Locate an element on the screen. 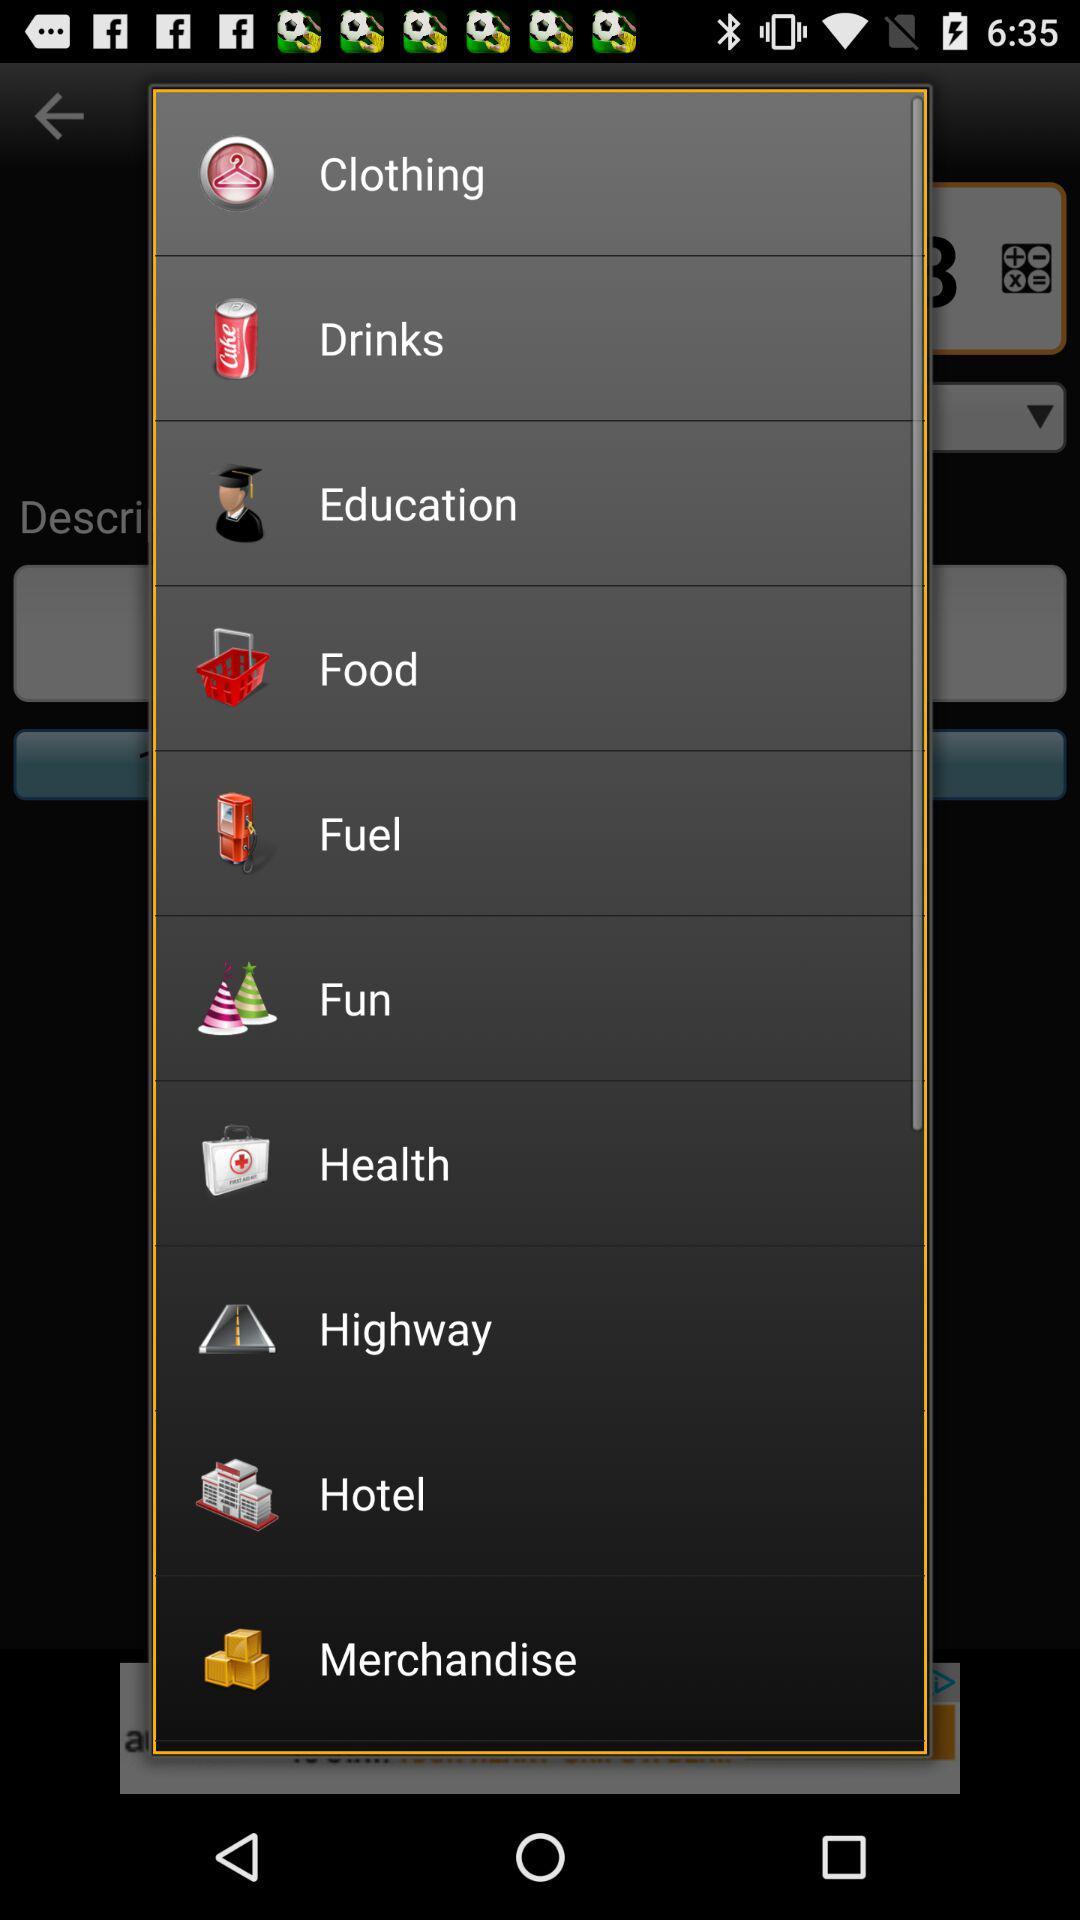  icon below drinks item is located at coordinates (607, 502).